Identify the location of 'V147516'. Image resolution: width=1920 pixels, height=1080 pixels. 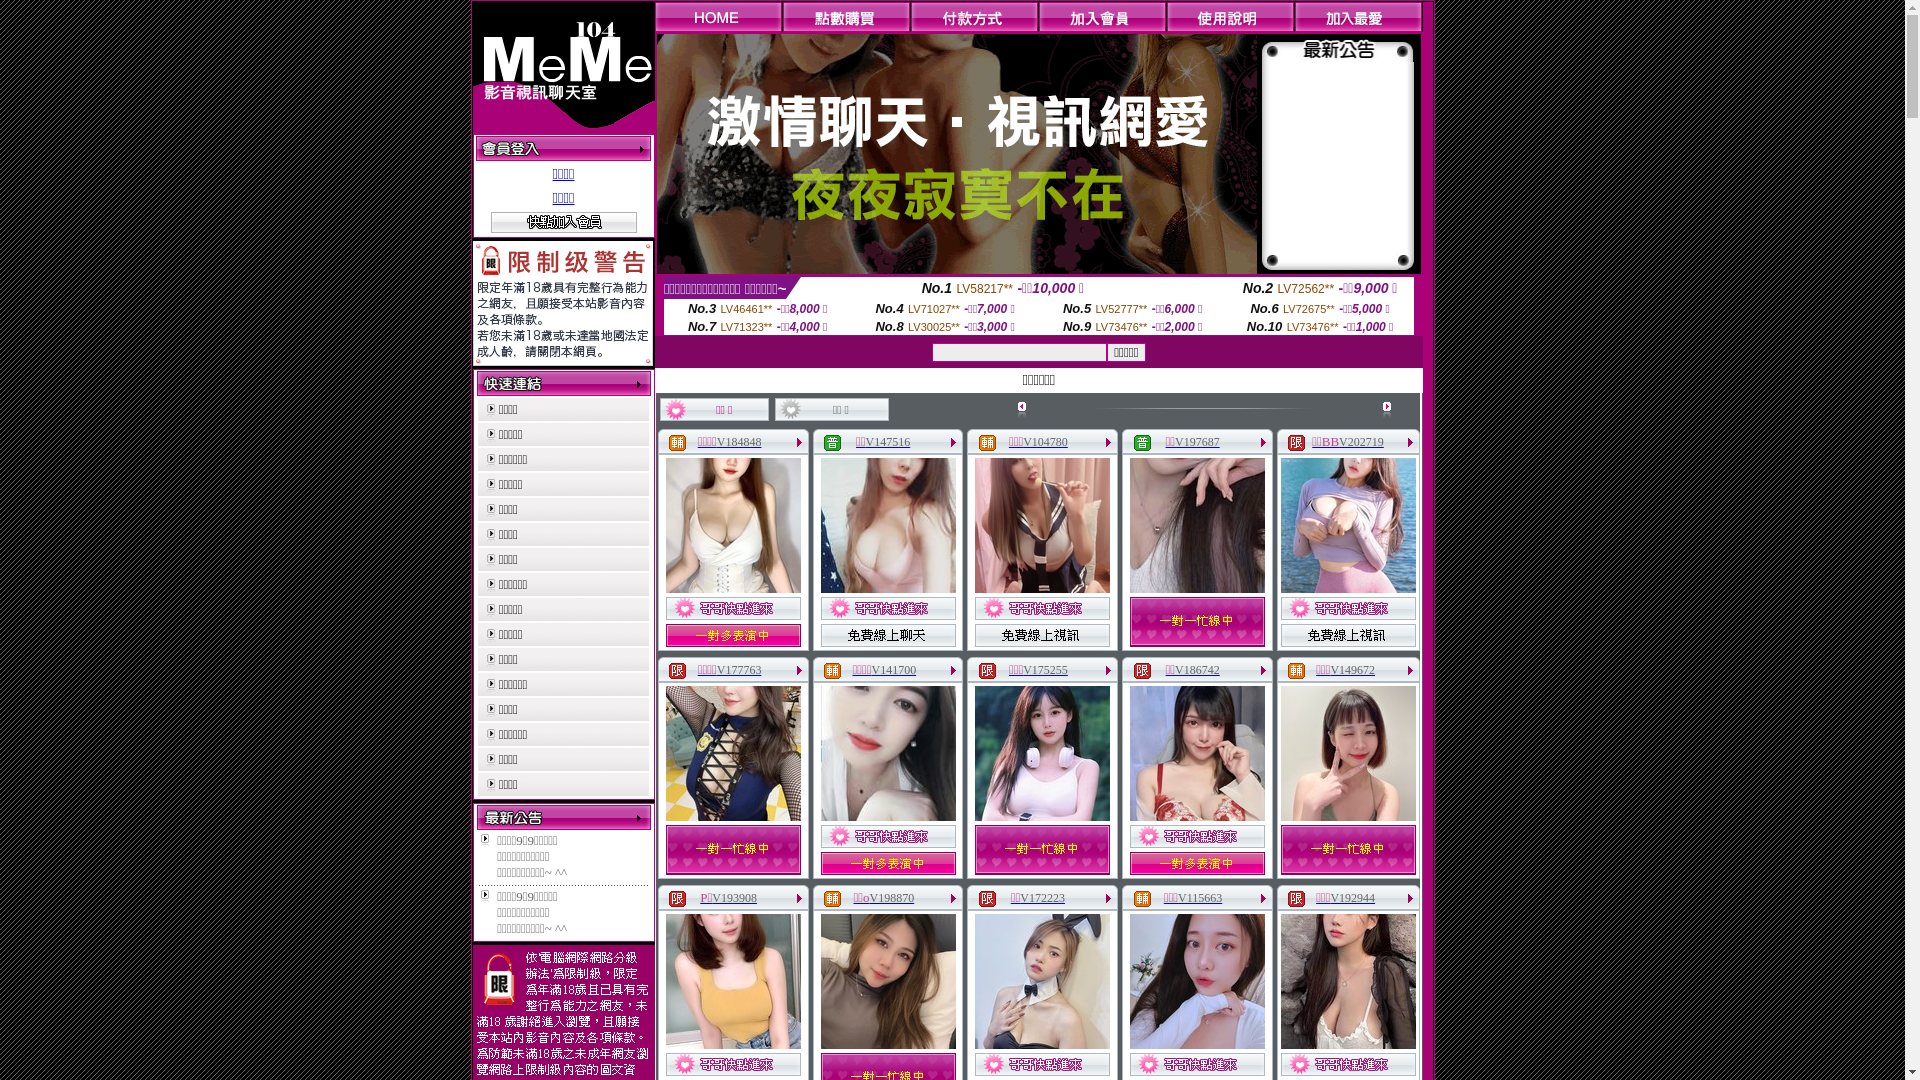
(887, 441).